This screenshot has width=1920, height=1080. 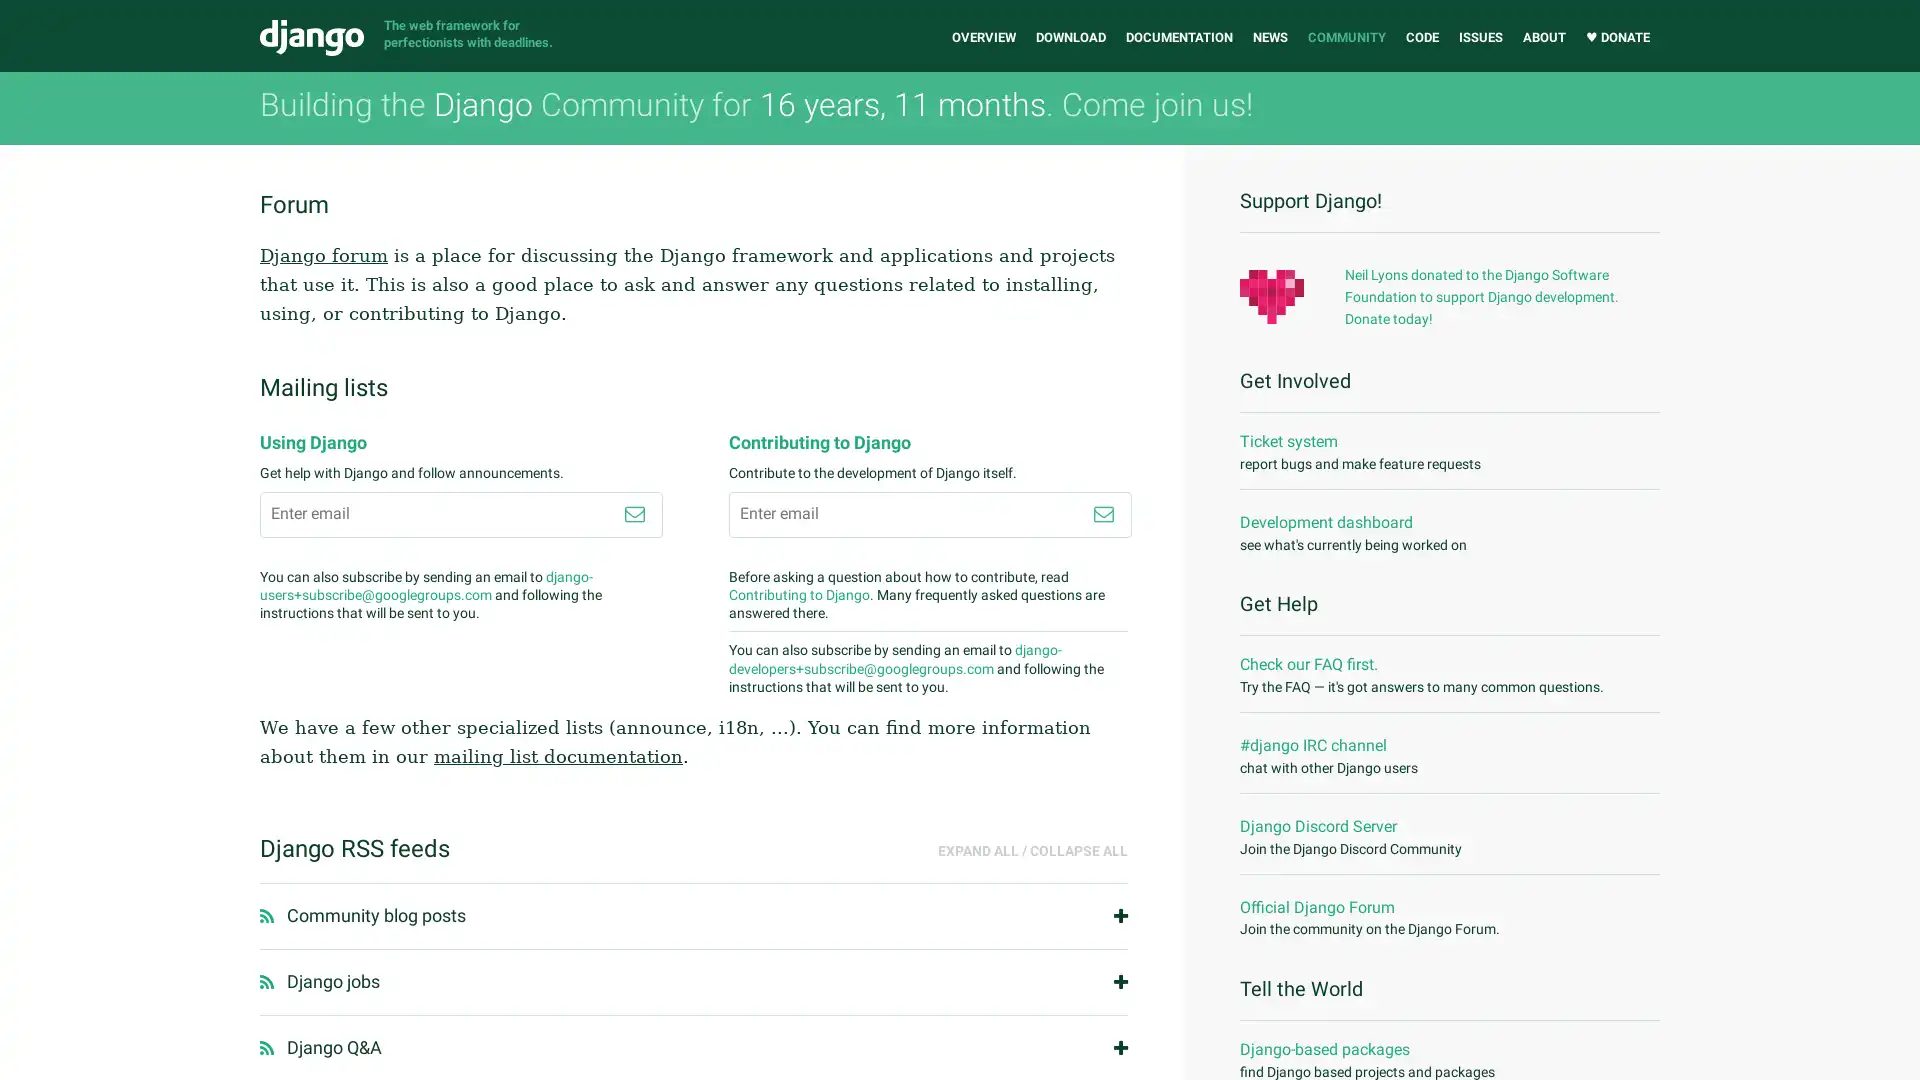 What do you see at coordinates (633, 512) in the screenshot?
I see `Subscribe` at bounding box center [633, 512].